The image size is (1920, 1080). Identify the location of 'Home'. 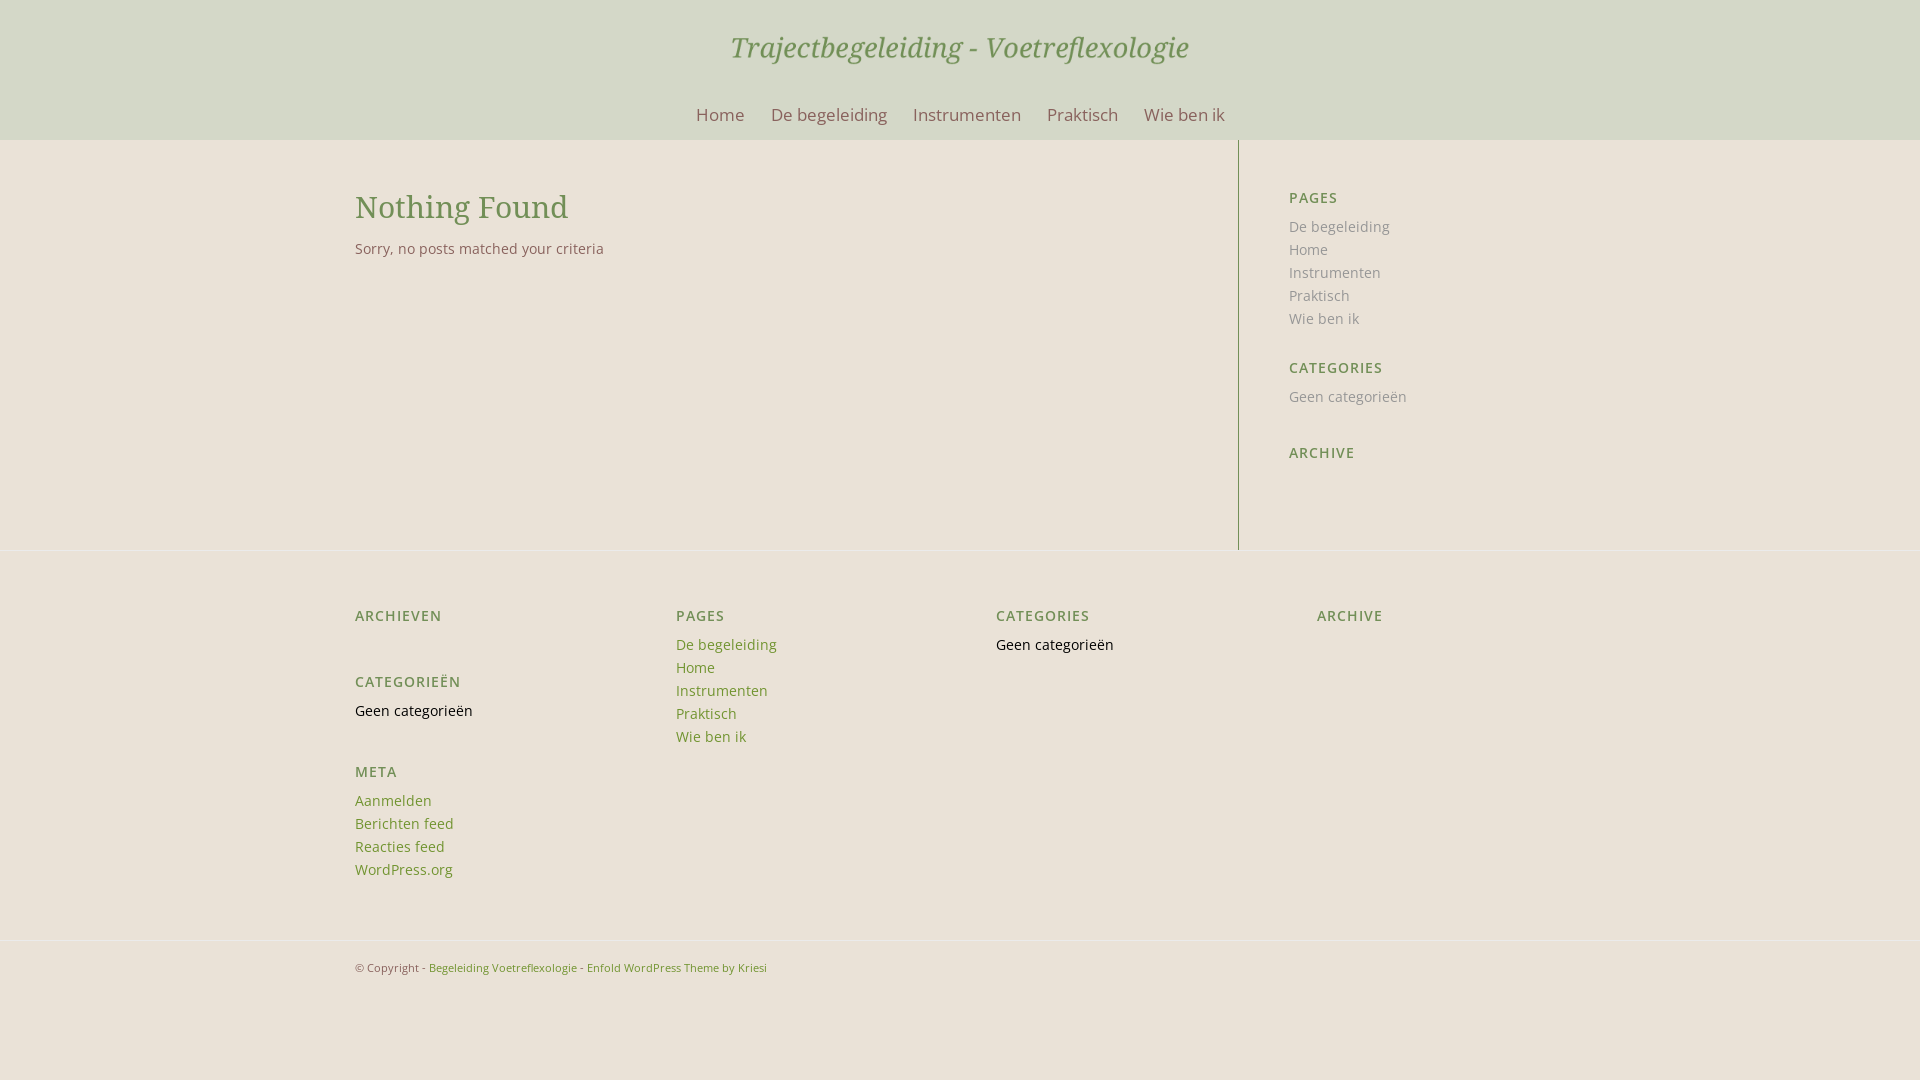
(676, 667).